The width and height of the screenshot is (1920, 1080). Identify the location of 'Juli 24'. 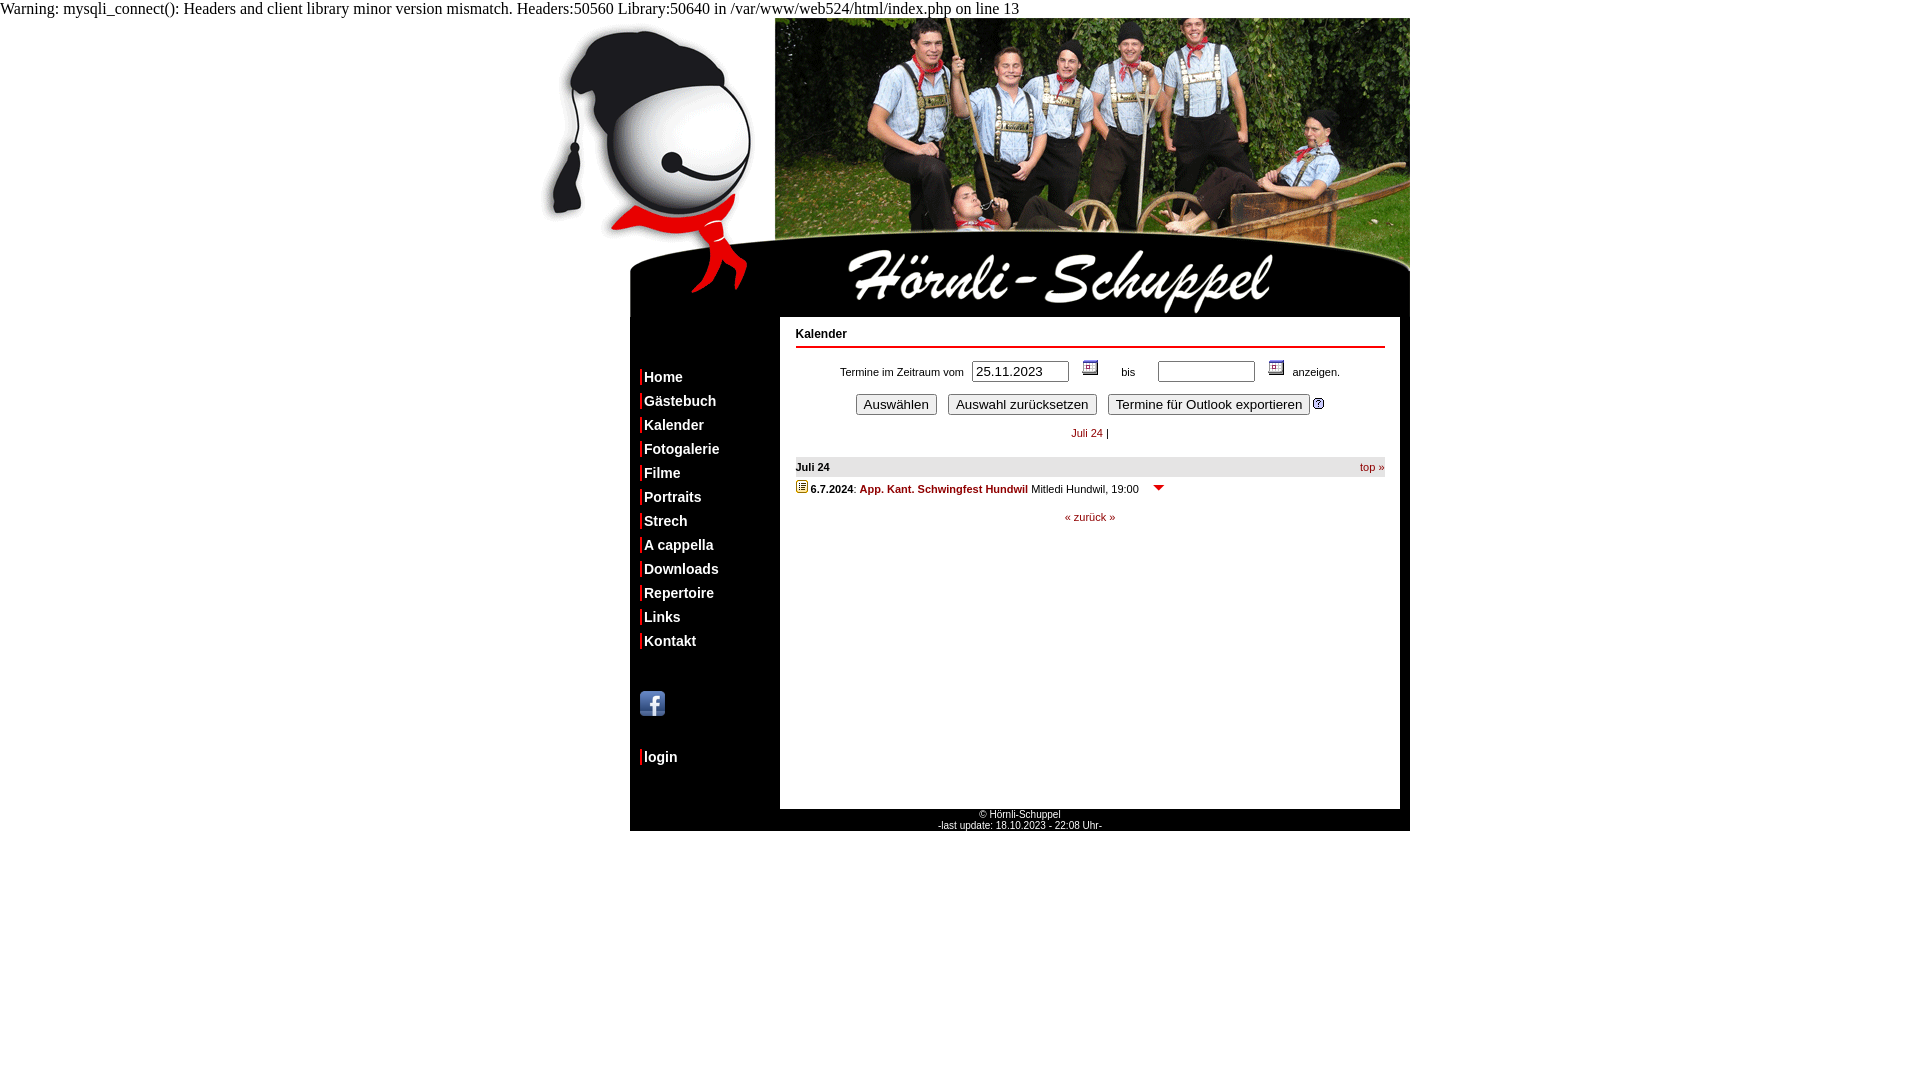
(1085, 431).